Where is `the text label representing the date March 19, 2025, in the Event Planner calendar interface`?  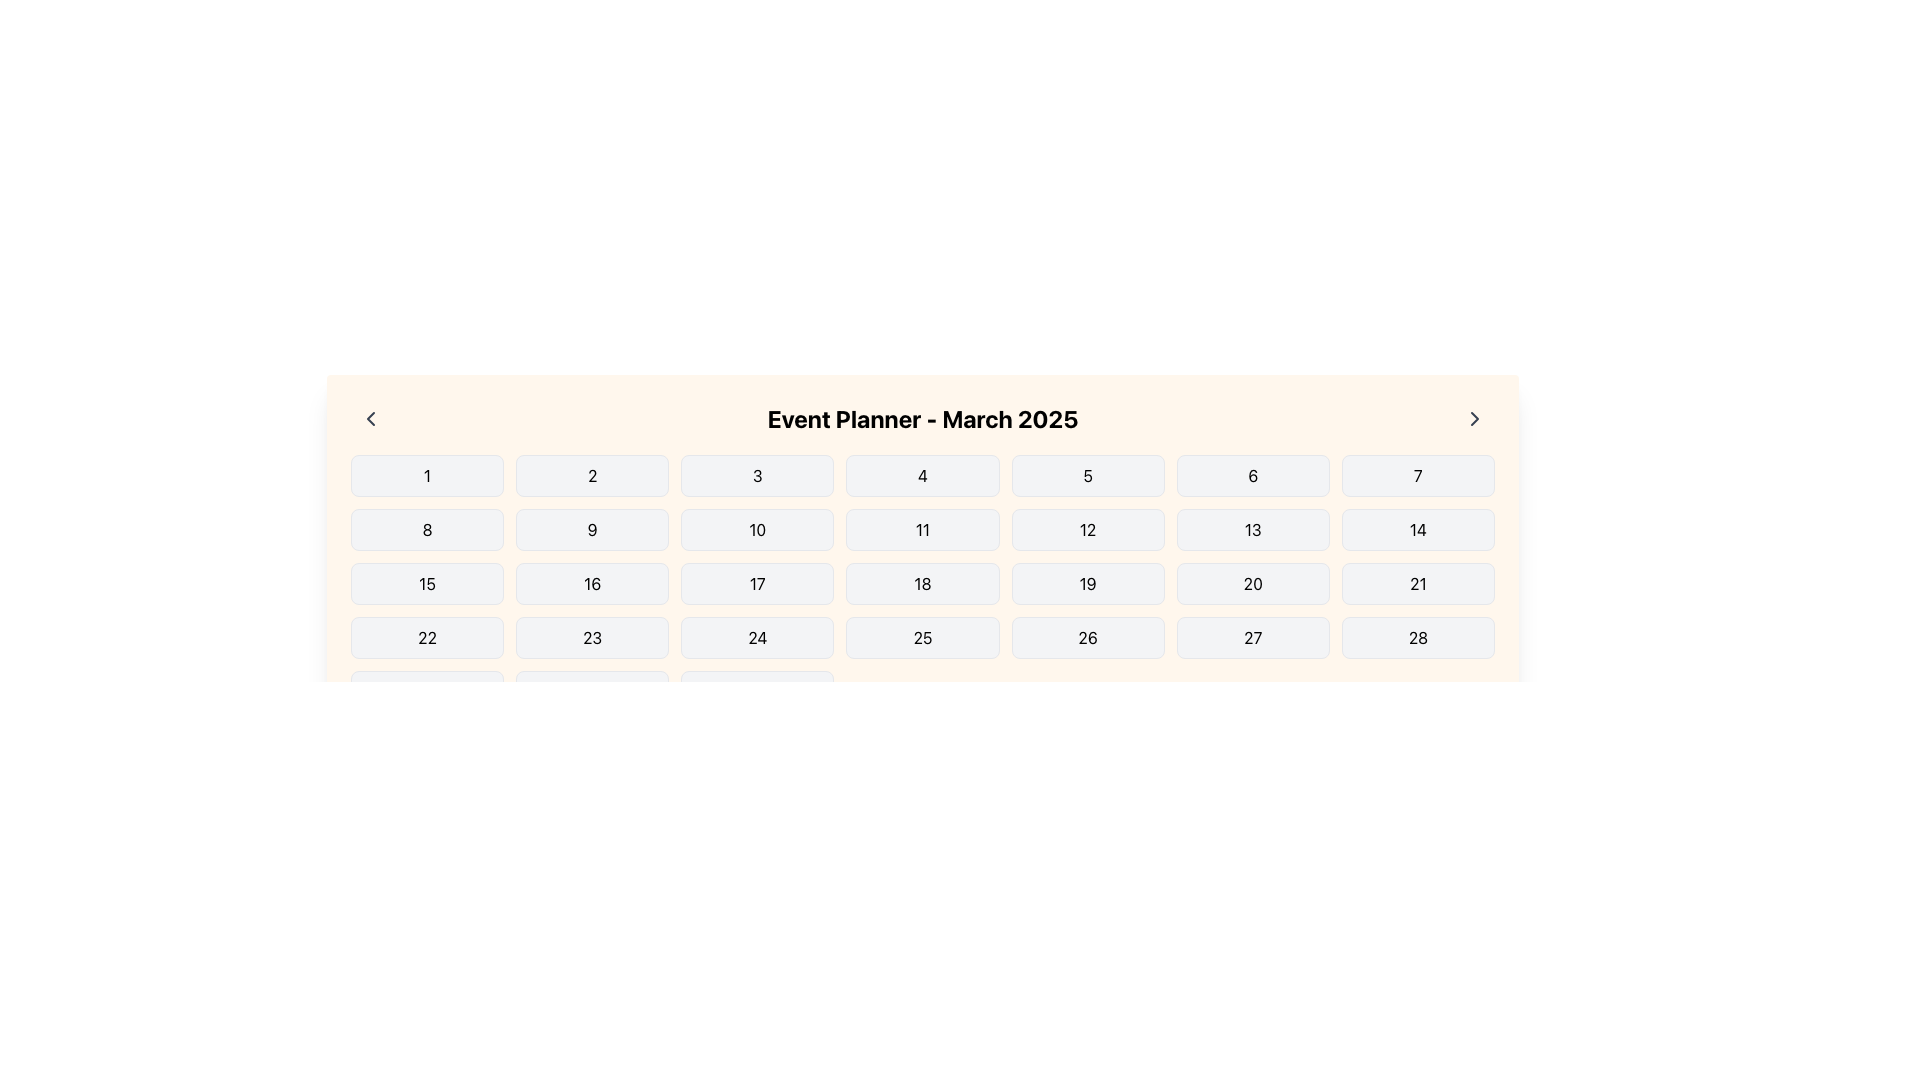 the text label representing the date March 19, 2025, in the Event Planner calendar interface is located at coordinates (1087, 583).